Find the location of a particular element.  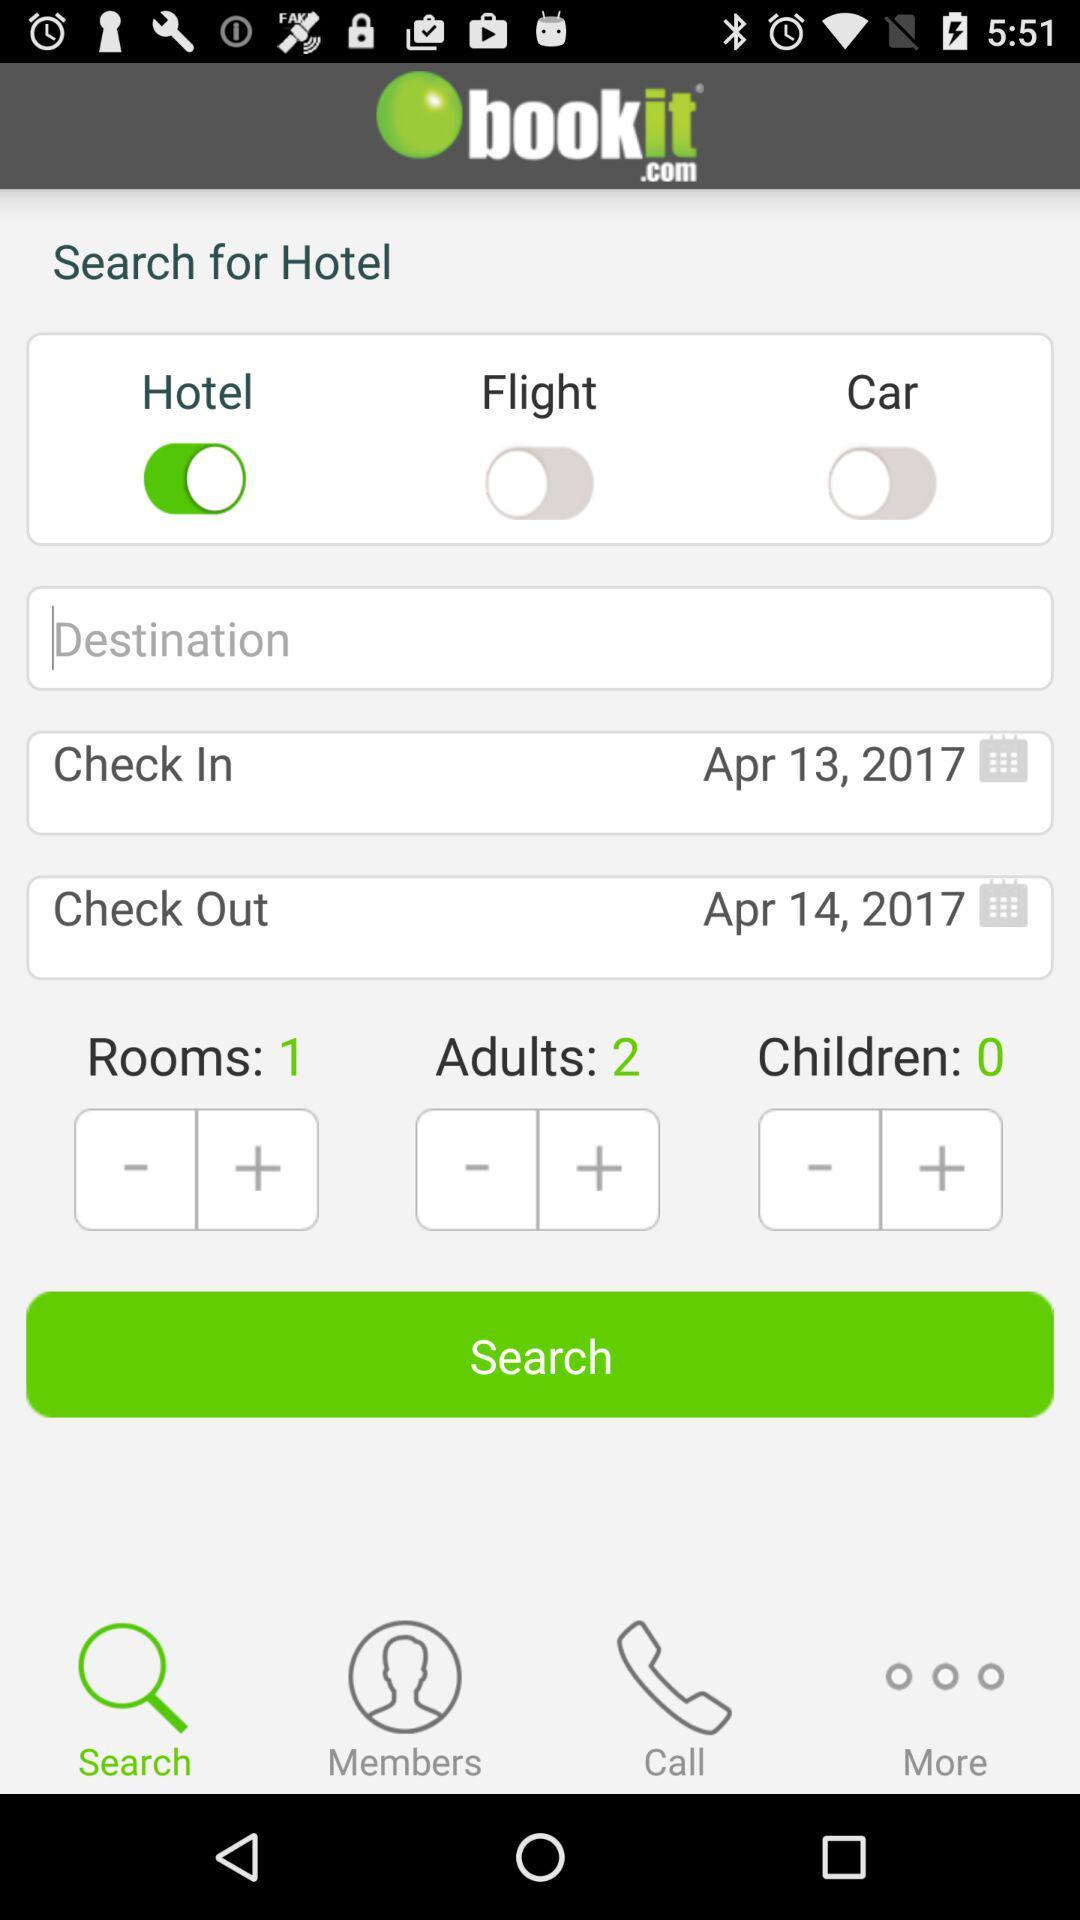

the minus icon is located at coordinates (135, 1250).